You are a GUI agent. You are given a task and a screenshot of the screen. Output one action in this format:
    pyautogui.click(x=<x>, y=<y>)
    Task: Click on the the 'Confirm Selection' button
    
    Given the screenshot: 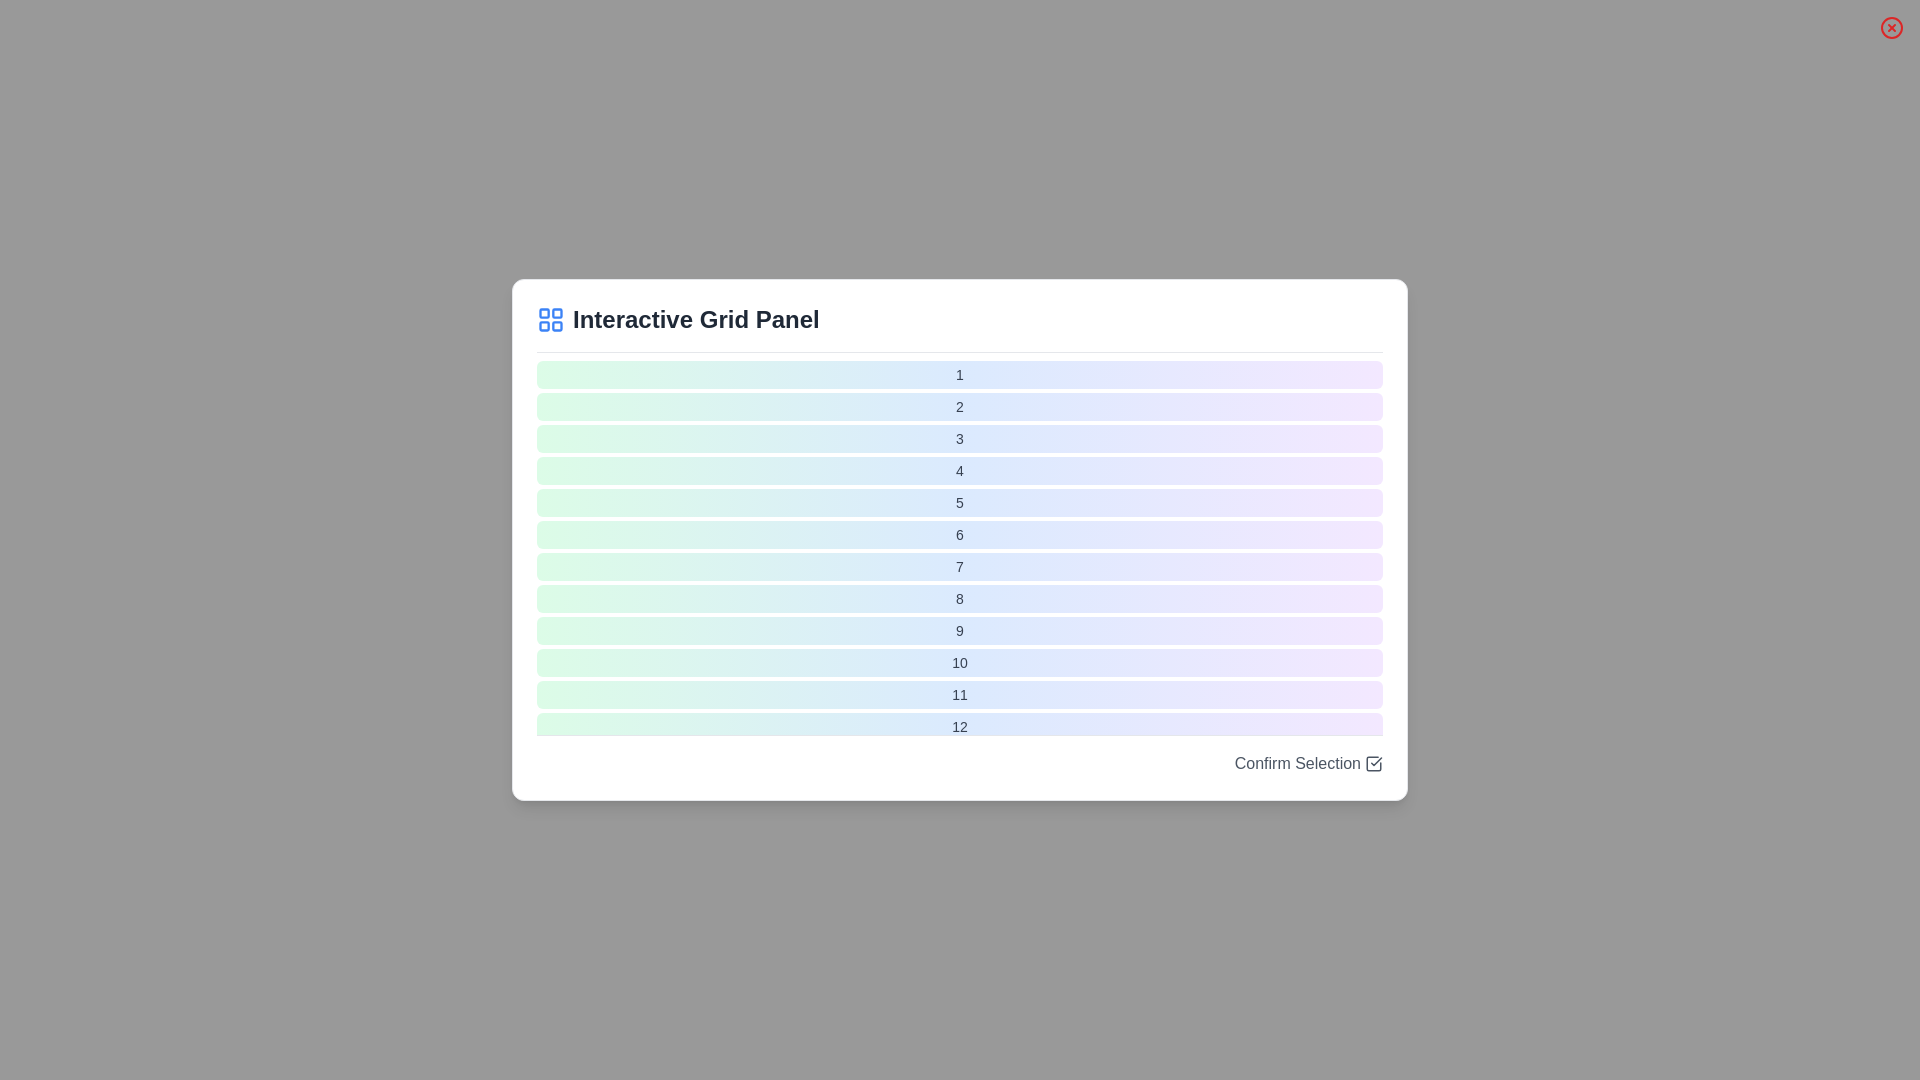 What is the action you would take?
    pyautogui.click(x=1308, y=763)
    